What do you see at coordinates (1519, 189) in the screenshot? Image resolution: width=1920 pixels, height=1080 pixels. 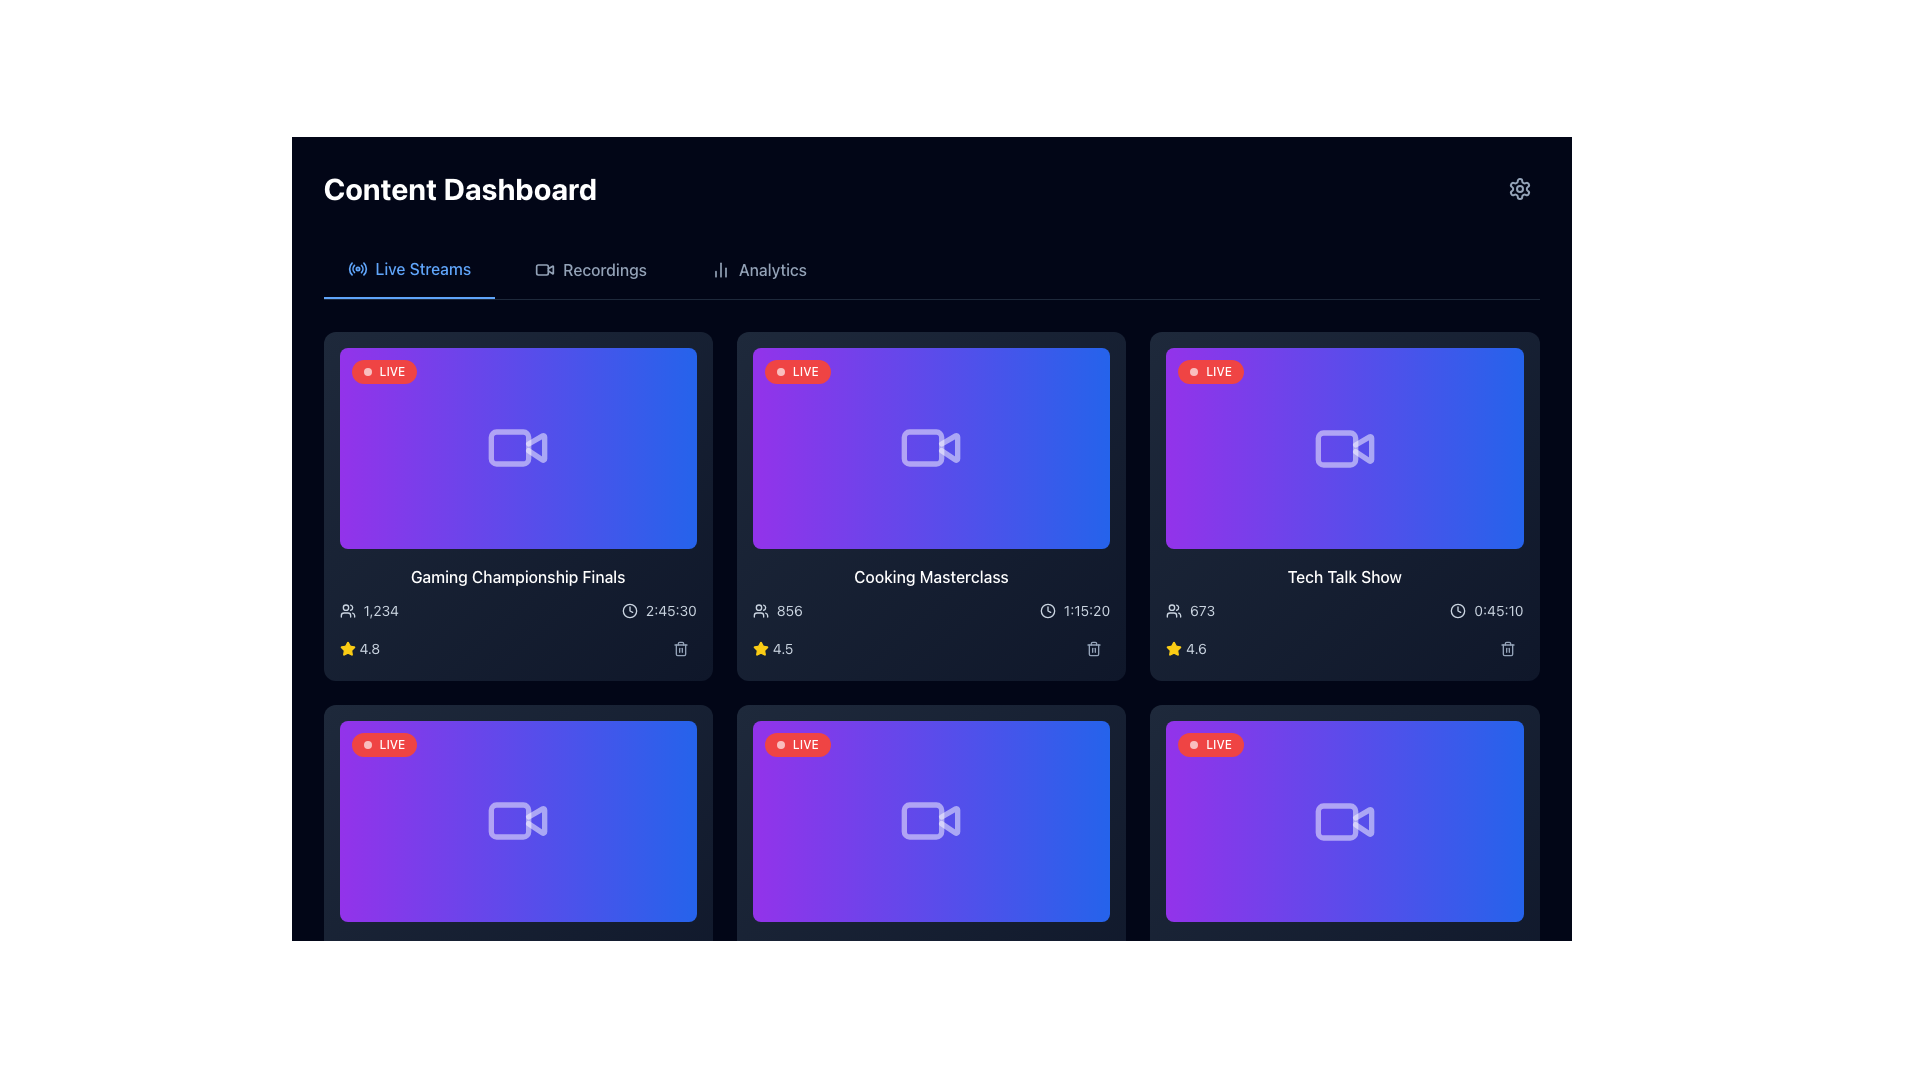 I see `the settings icon, which resembles a gear, located in the top-right corner of the interface` at bounding box center [1519, 189].